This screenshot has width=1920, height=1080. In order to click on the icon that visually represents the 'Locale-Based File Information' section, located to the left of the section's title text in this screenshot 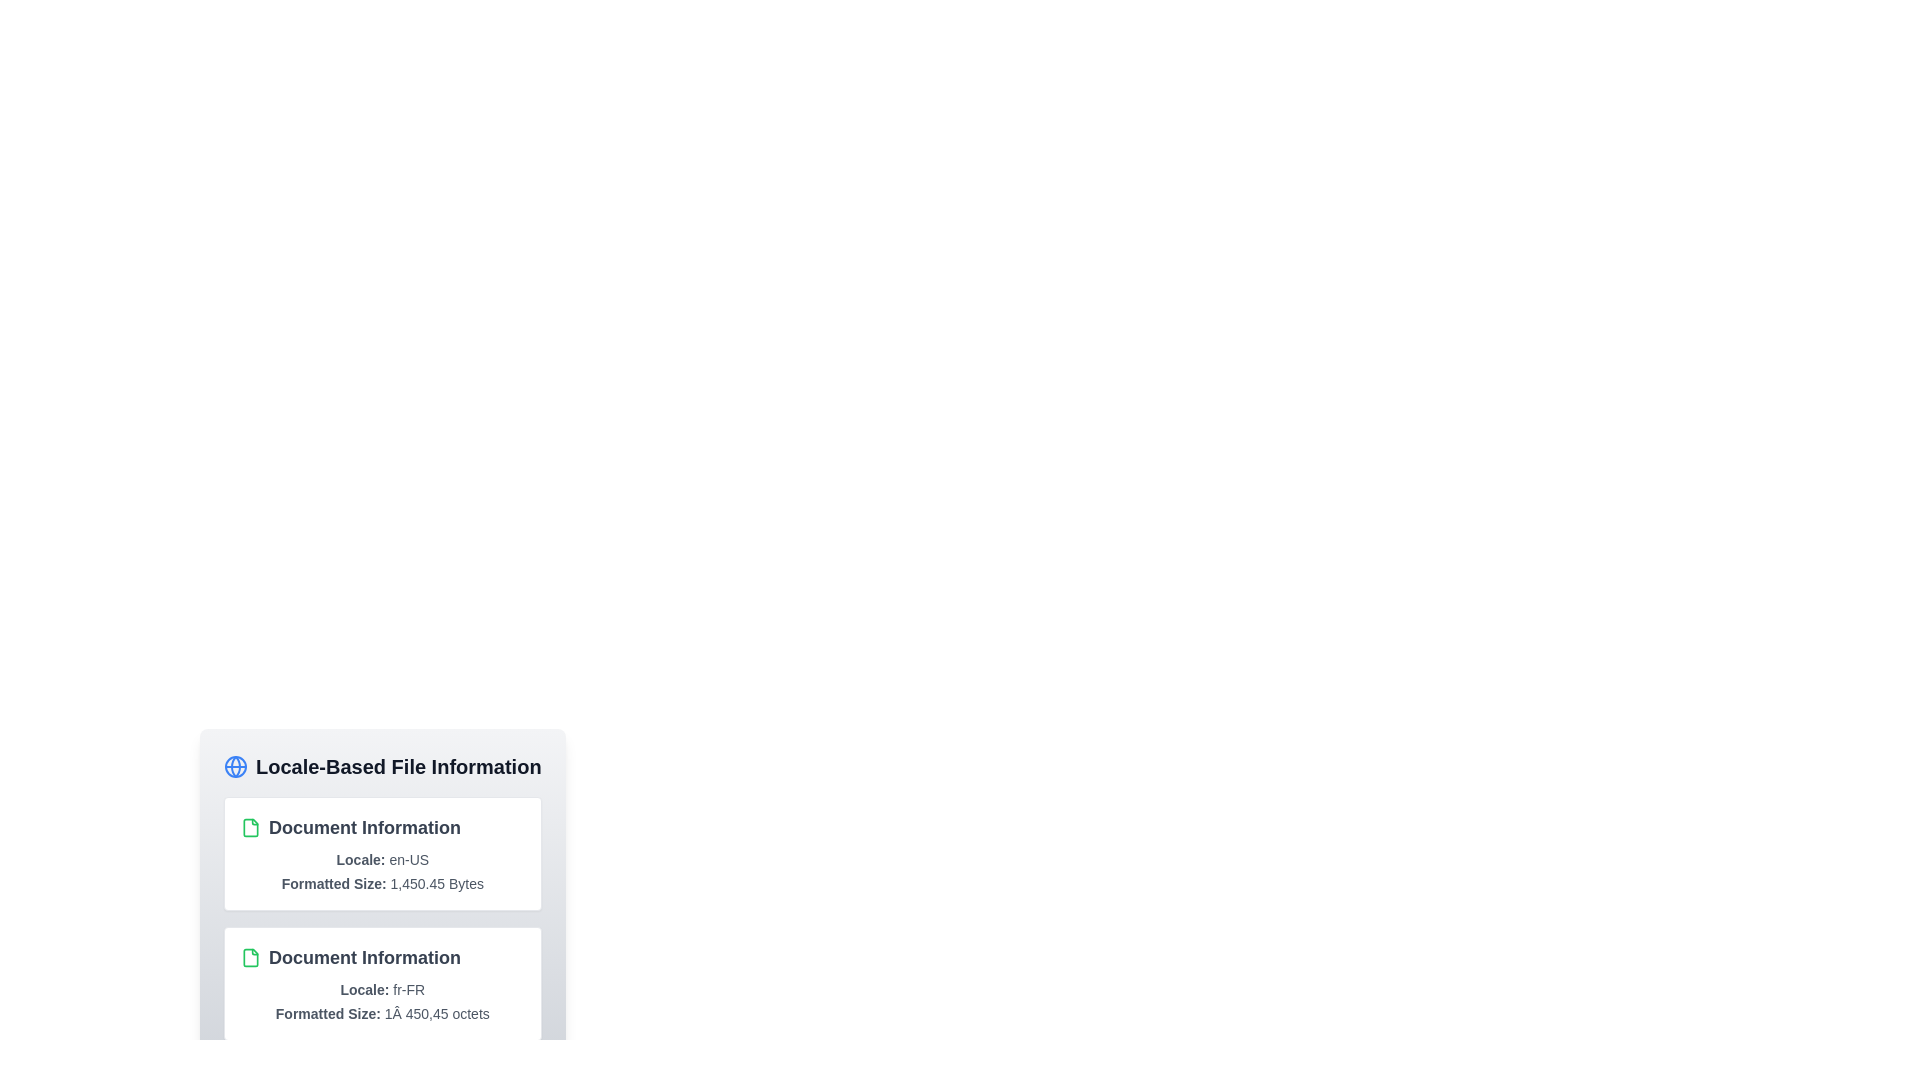, I will do `click(235, 766)`.